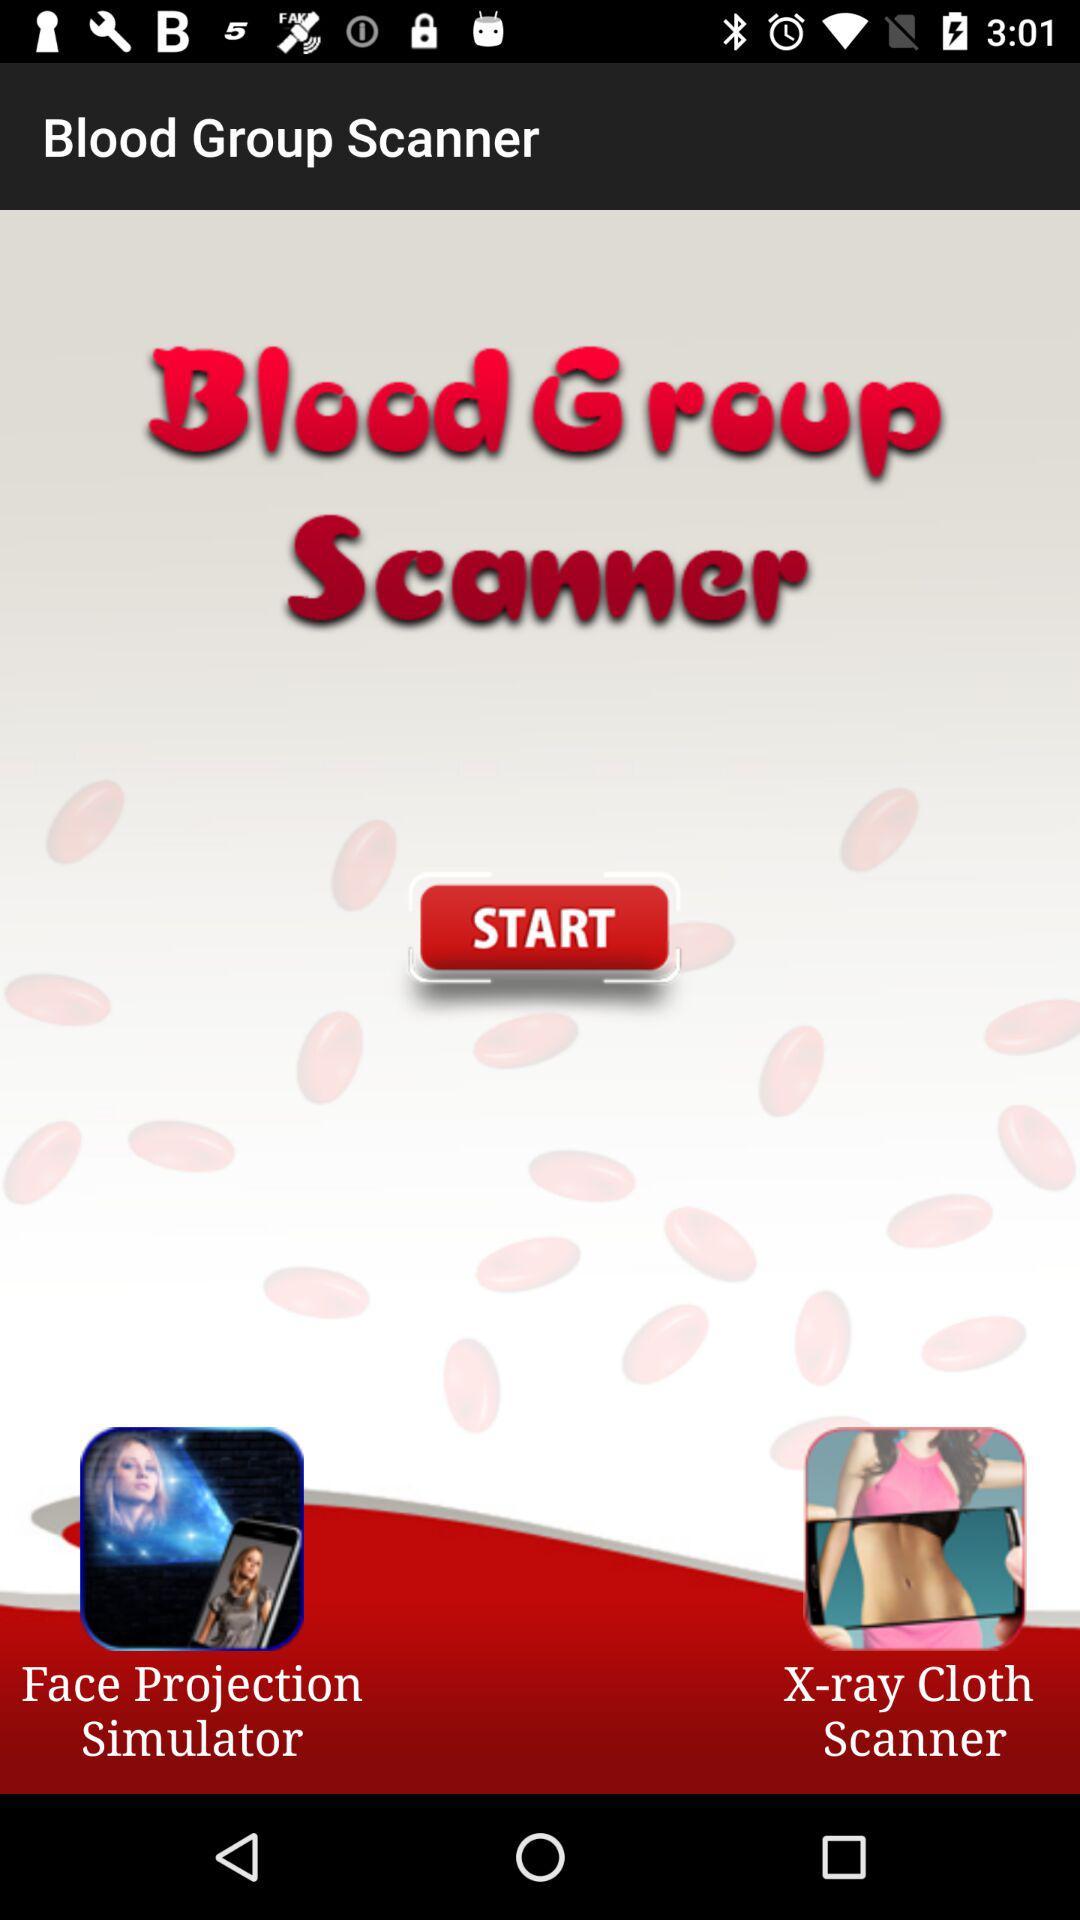 The width and height of the screenshot is (1080, 1920). What do you see at coordinates (538, 948) in the screenshot?
I see `the item at the center` at bounding box center [538, 948].